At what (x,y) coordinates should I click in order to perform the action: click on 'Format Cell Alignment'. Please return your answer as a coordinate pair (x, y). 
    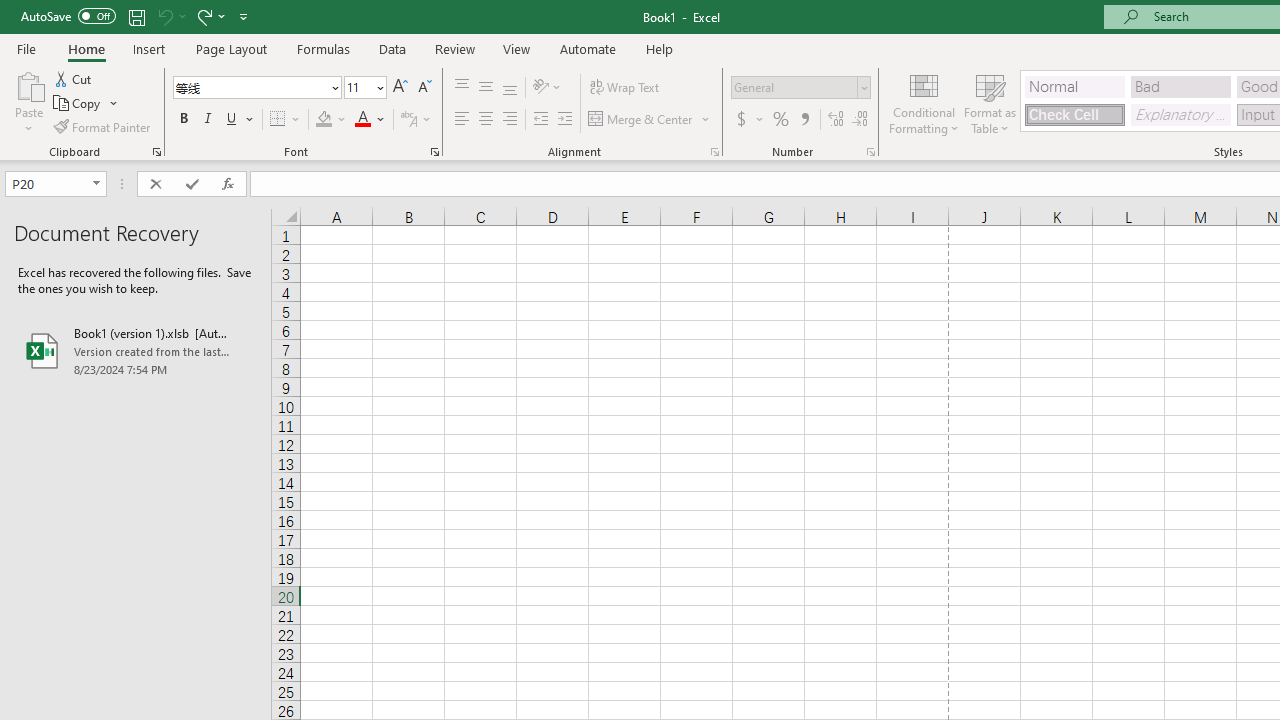
    Looking at the image, I should click on (714, 150).